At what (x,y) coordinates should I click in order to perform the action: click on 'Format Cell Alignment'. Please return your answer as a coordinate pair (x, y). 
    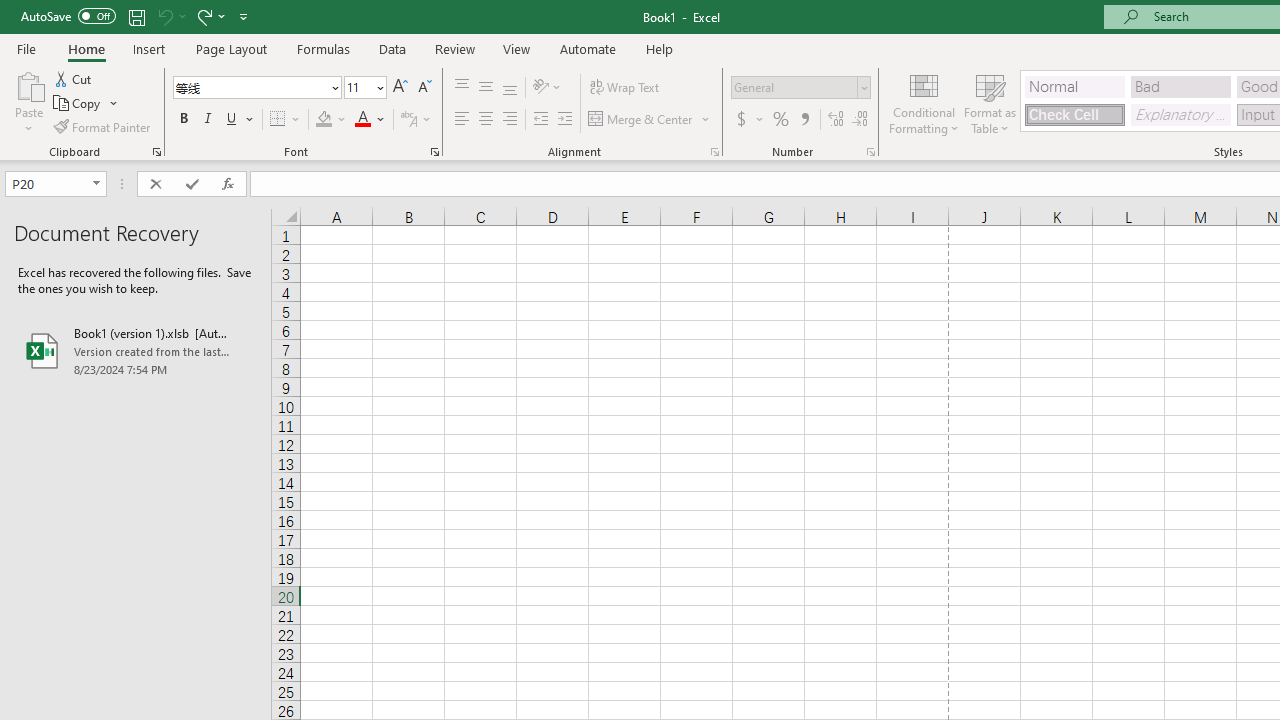
    Looking at the image, I should click on (714, 150).